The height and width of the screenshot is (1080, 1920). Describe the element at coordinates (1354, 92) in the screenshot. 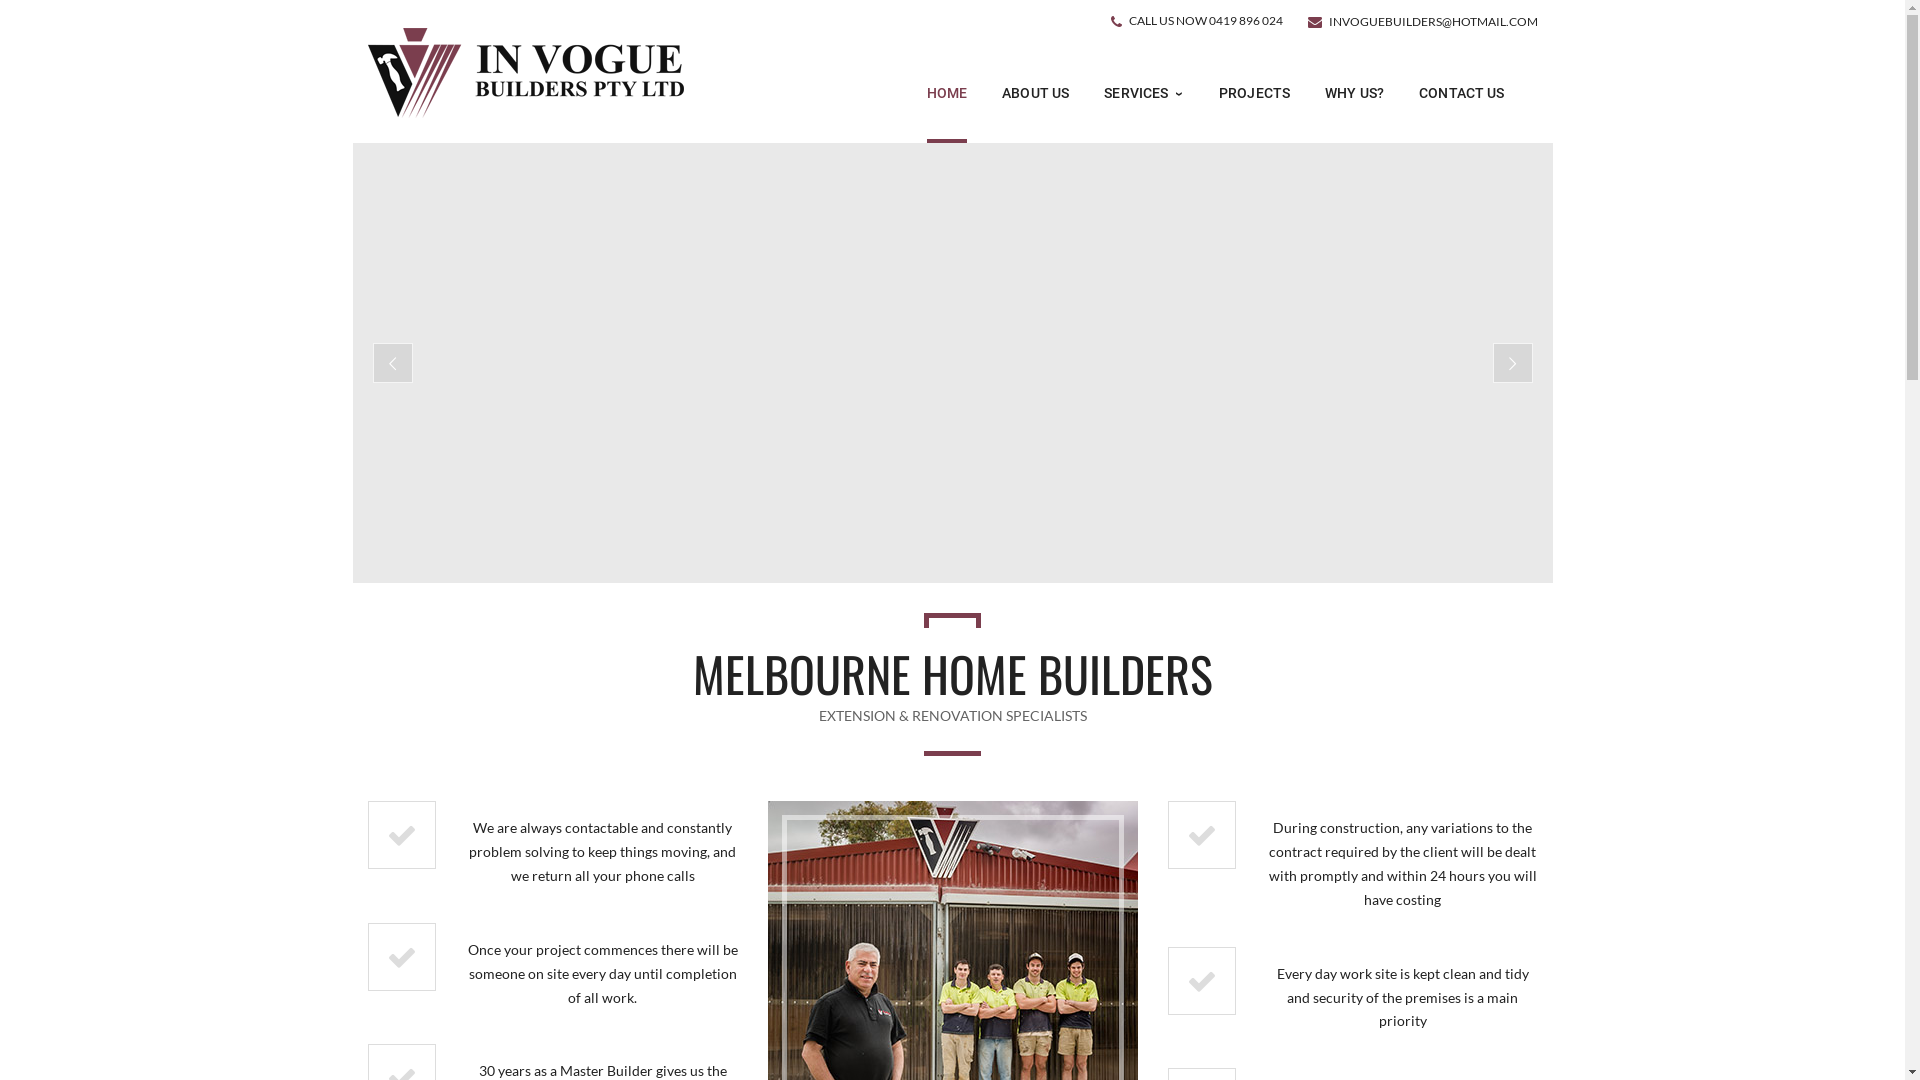

I see `'WHY US?'` at that location.